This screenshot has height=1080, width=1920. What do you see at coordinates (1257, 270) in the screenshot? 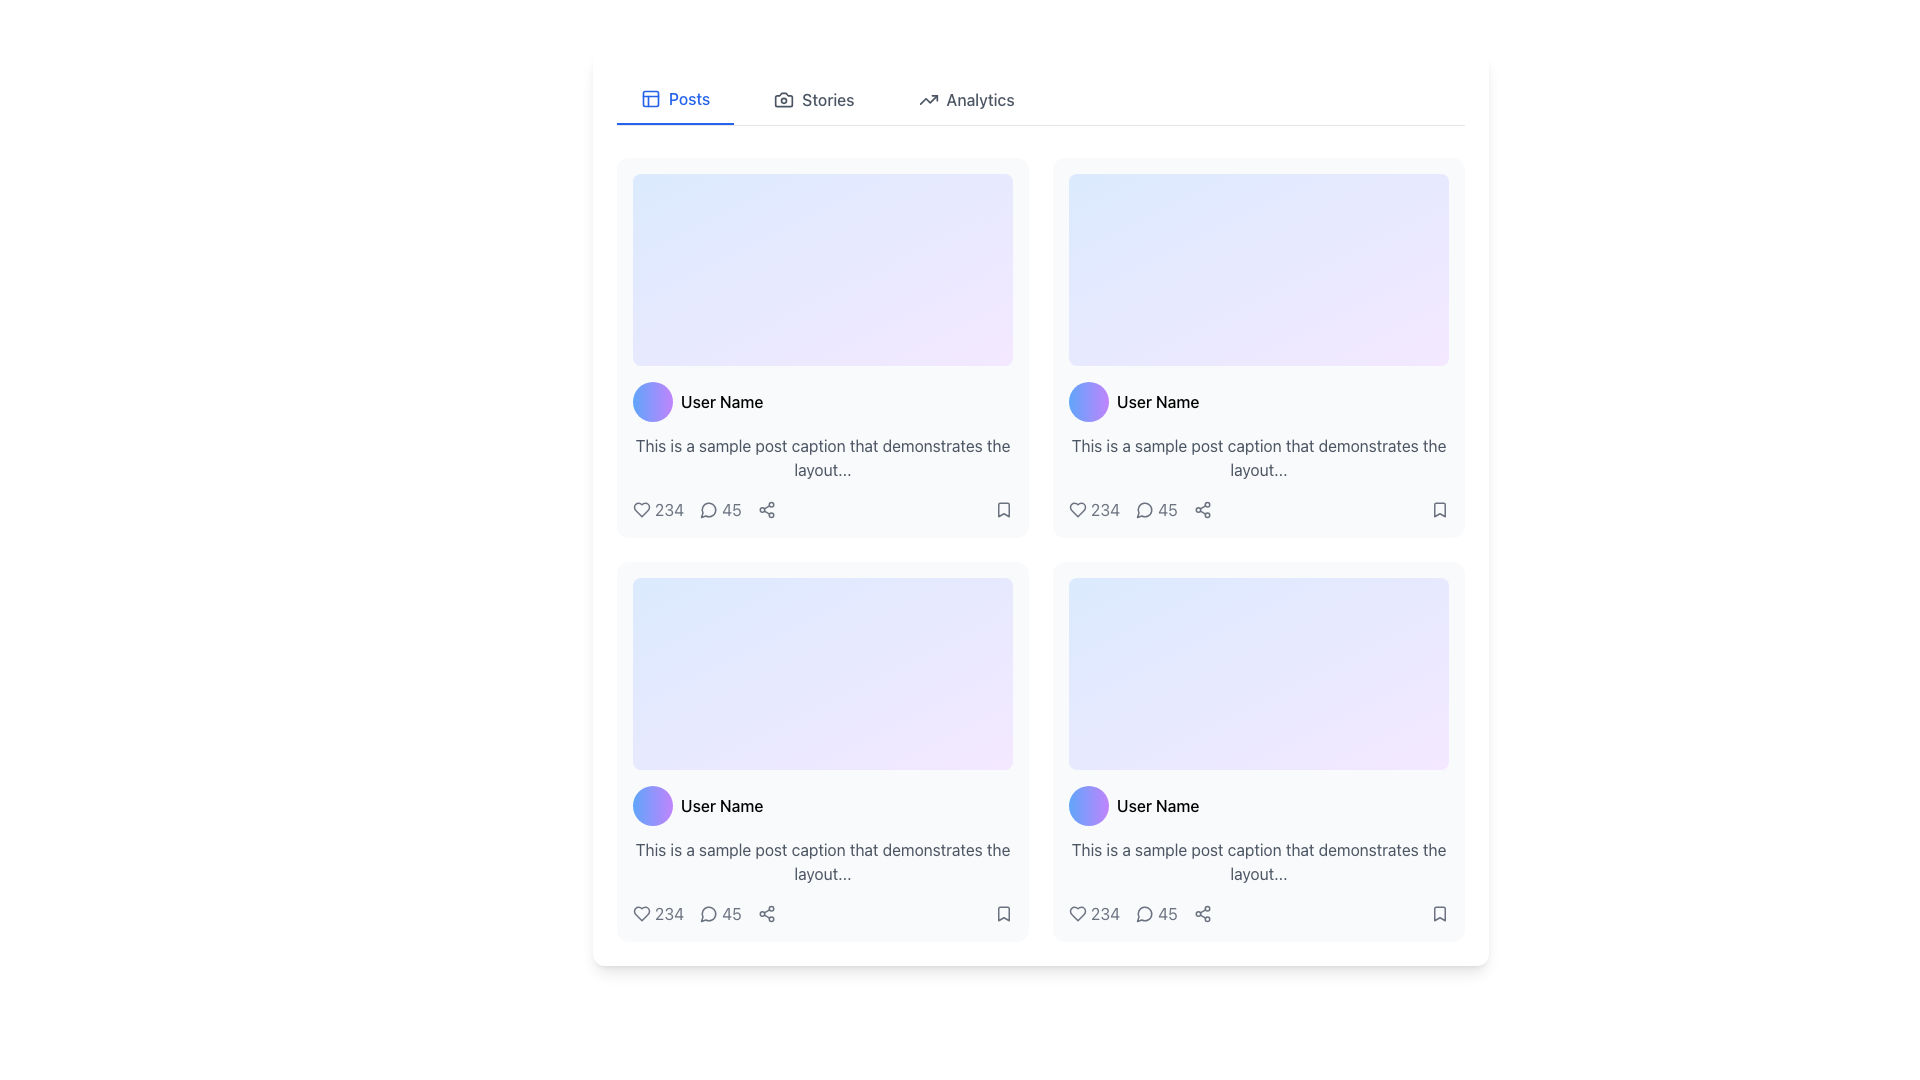
I see `the decorative gradient box that serves as a visual placeholder within the card located in the first column and second row of the grid layout` at bounding box center [1257, 270].